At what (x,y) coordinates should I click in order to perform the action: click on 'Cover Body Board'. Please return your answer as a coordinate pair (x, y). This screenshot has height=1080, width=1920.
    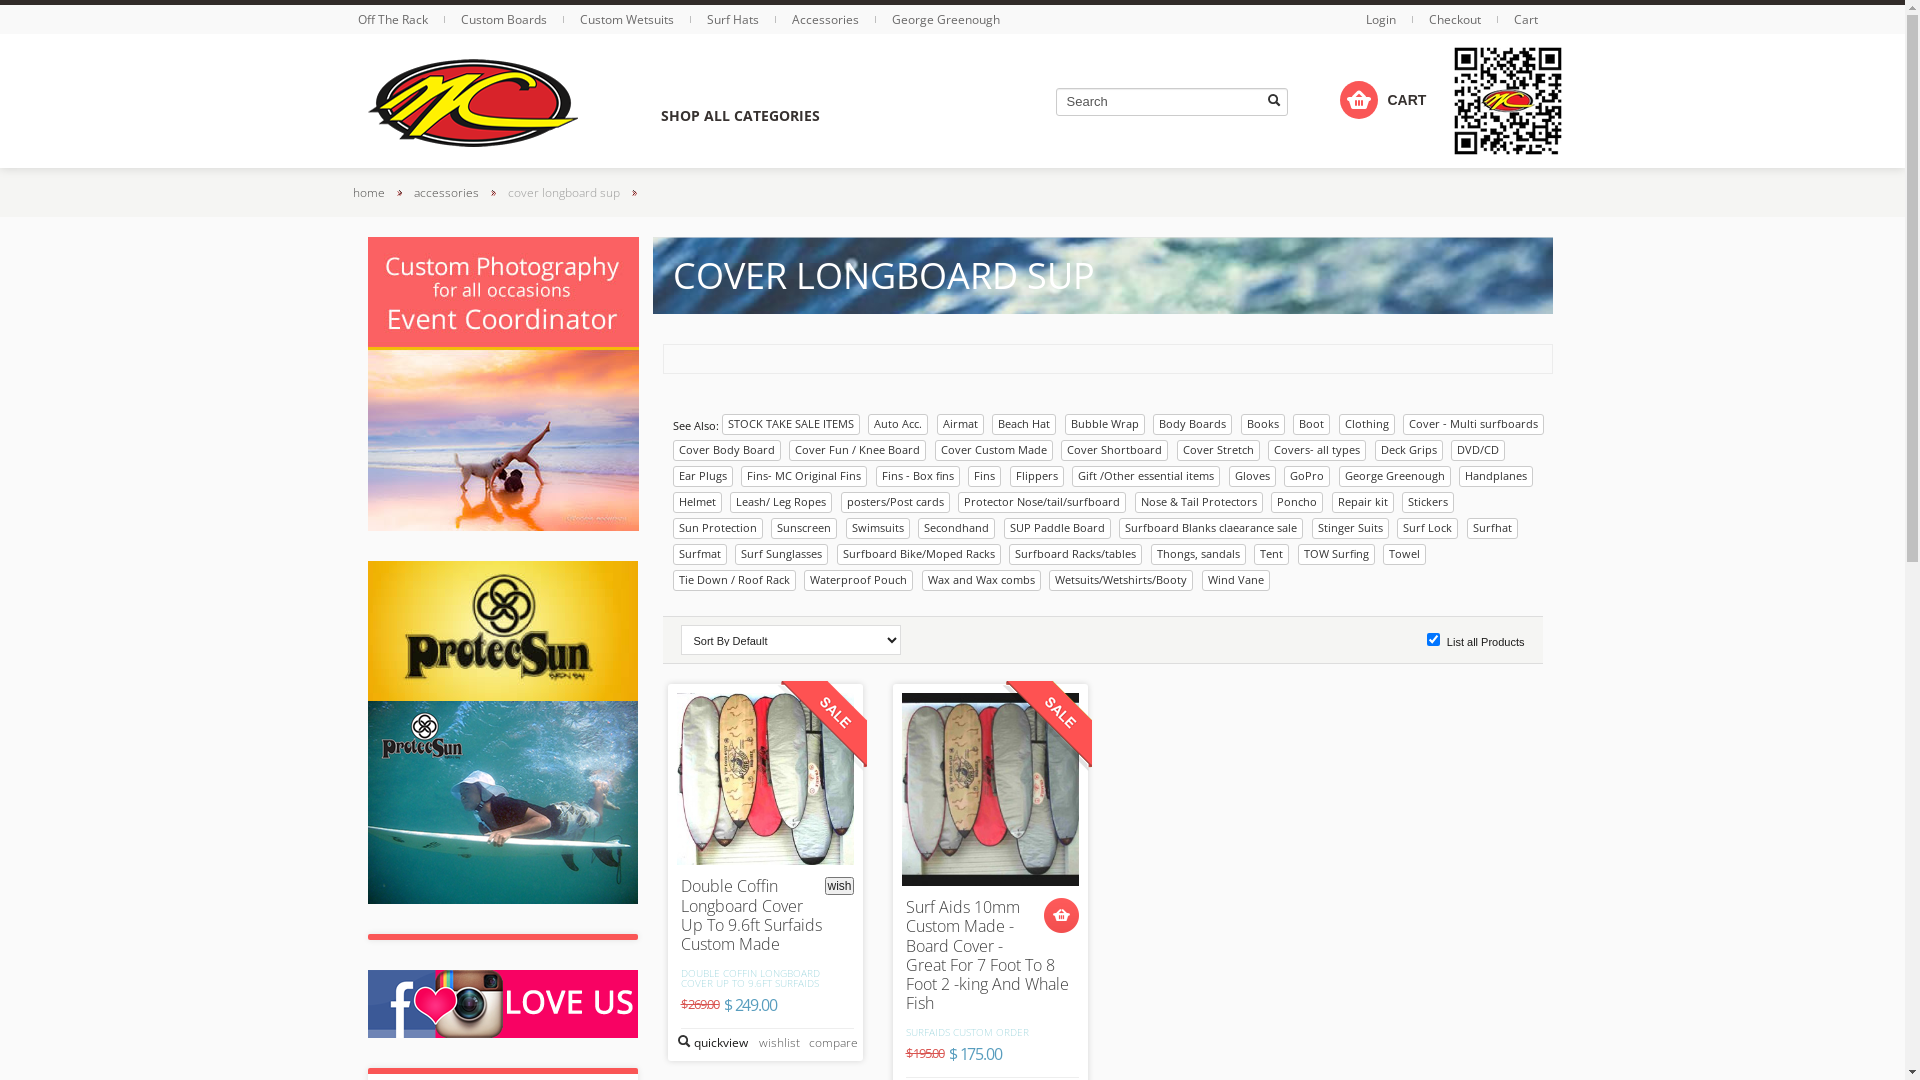
    Looking at the image, I should click on (672, 450).